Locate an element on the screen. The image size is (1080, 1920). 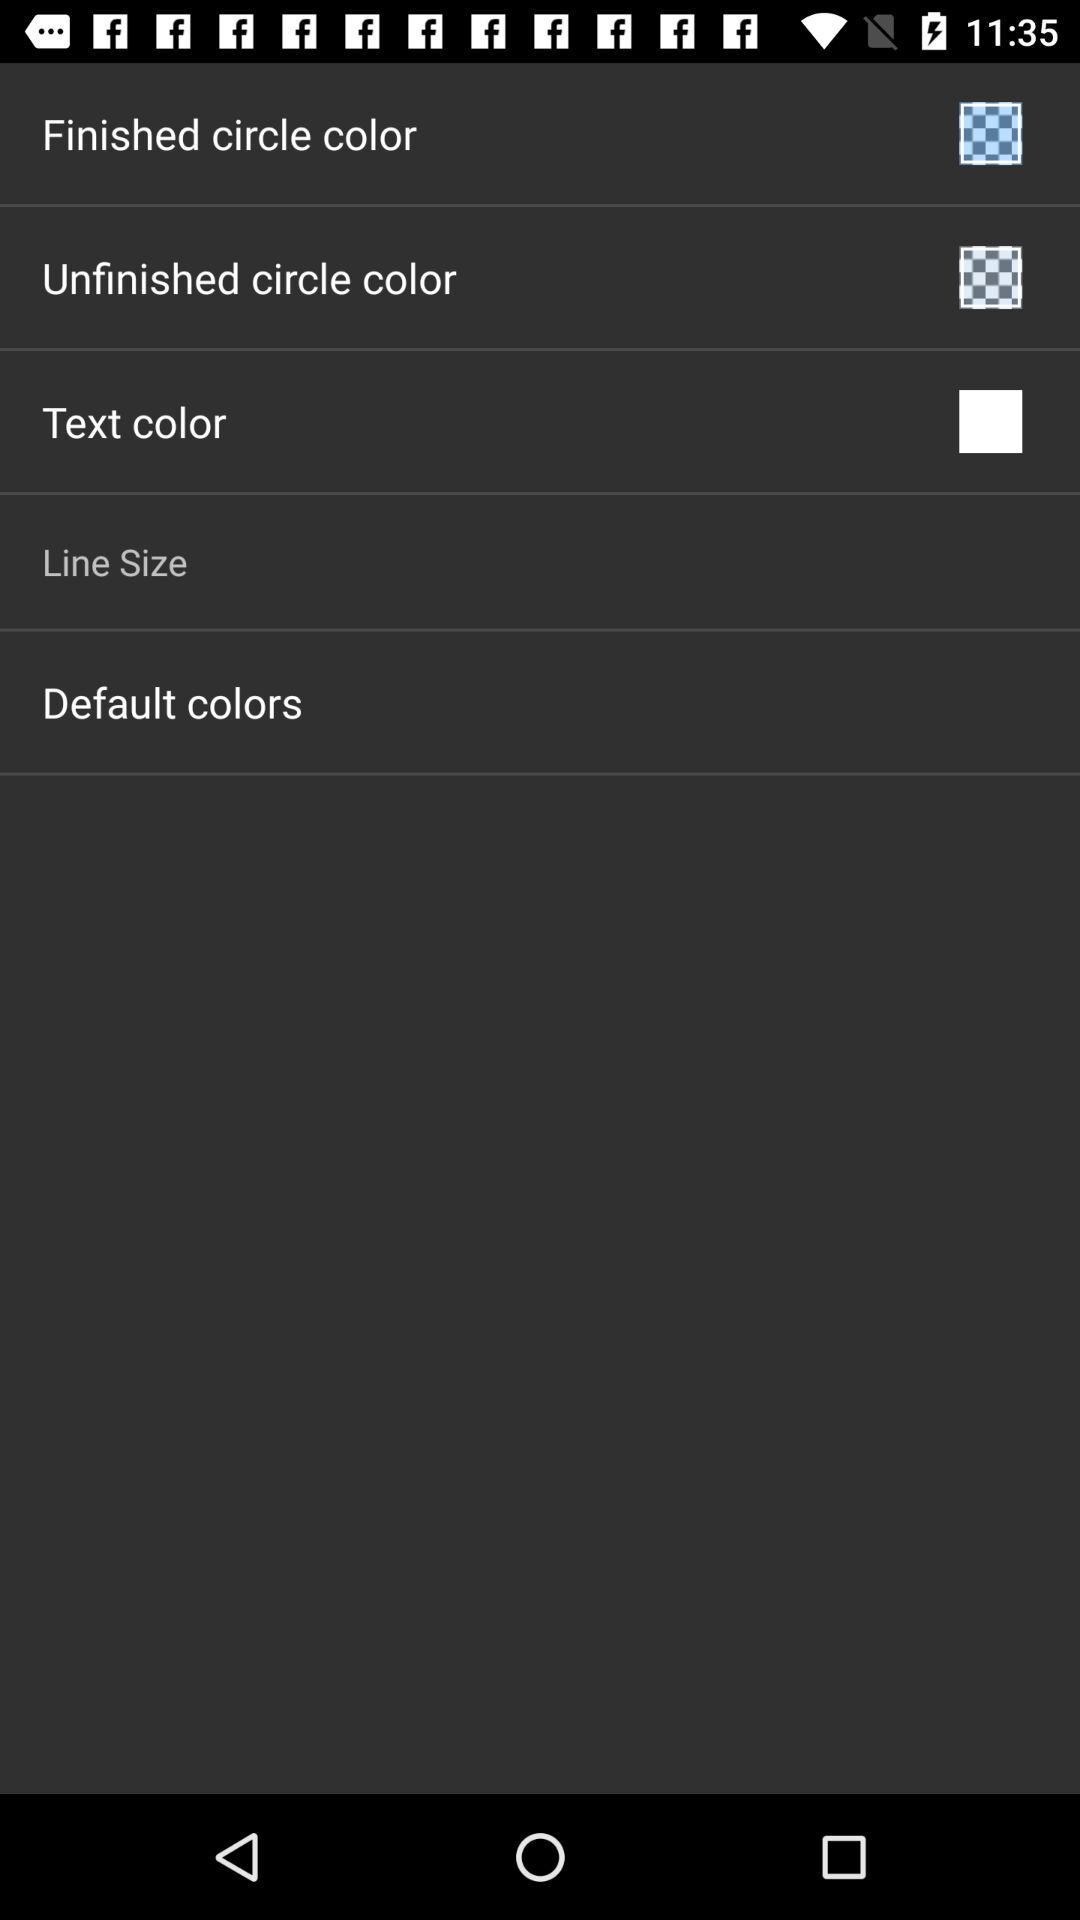
the icon next to the text color item is located at coordinates (990, 420).